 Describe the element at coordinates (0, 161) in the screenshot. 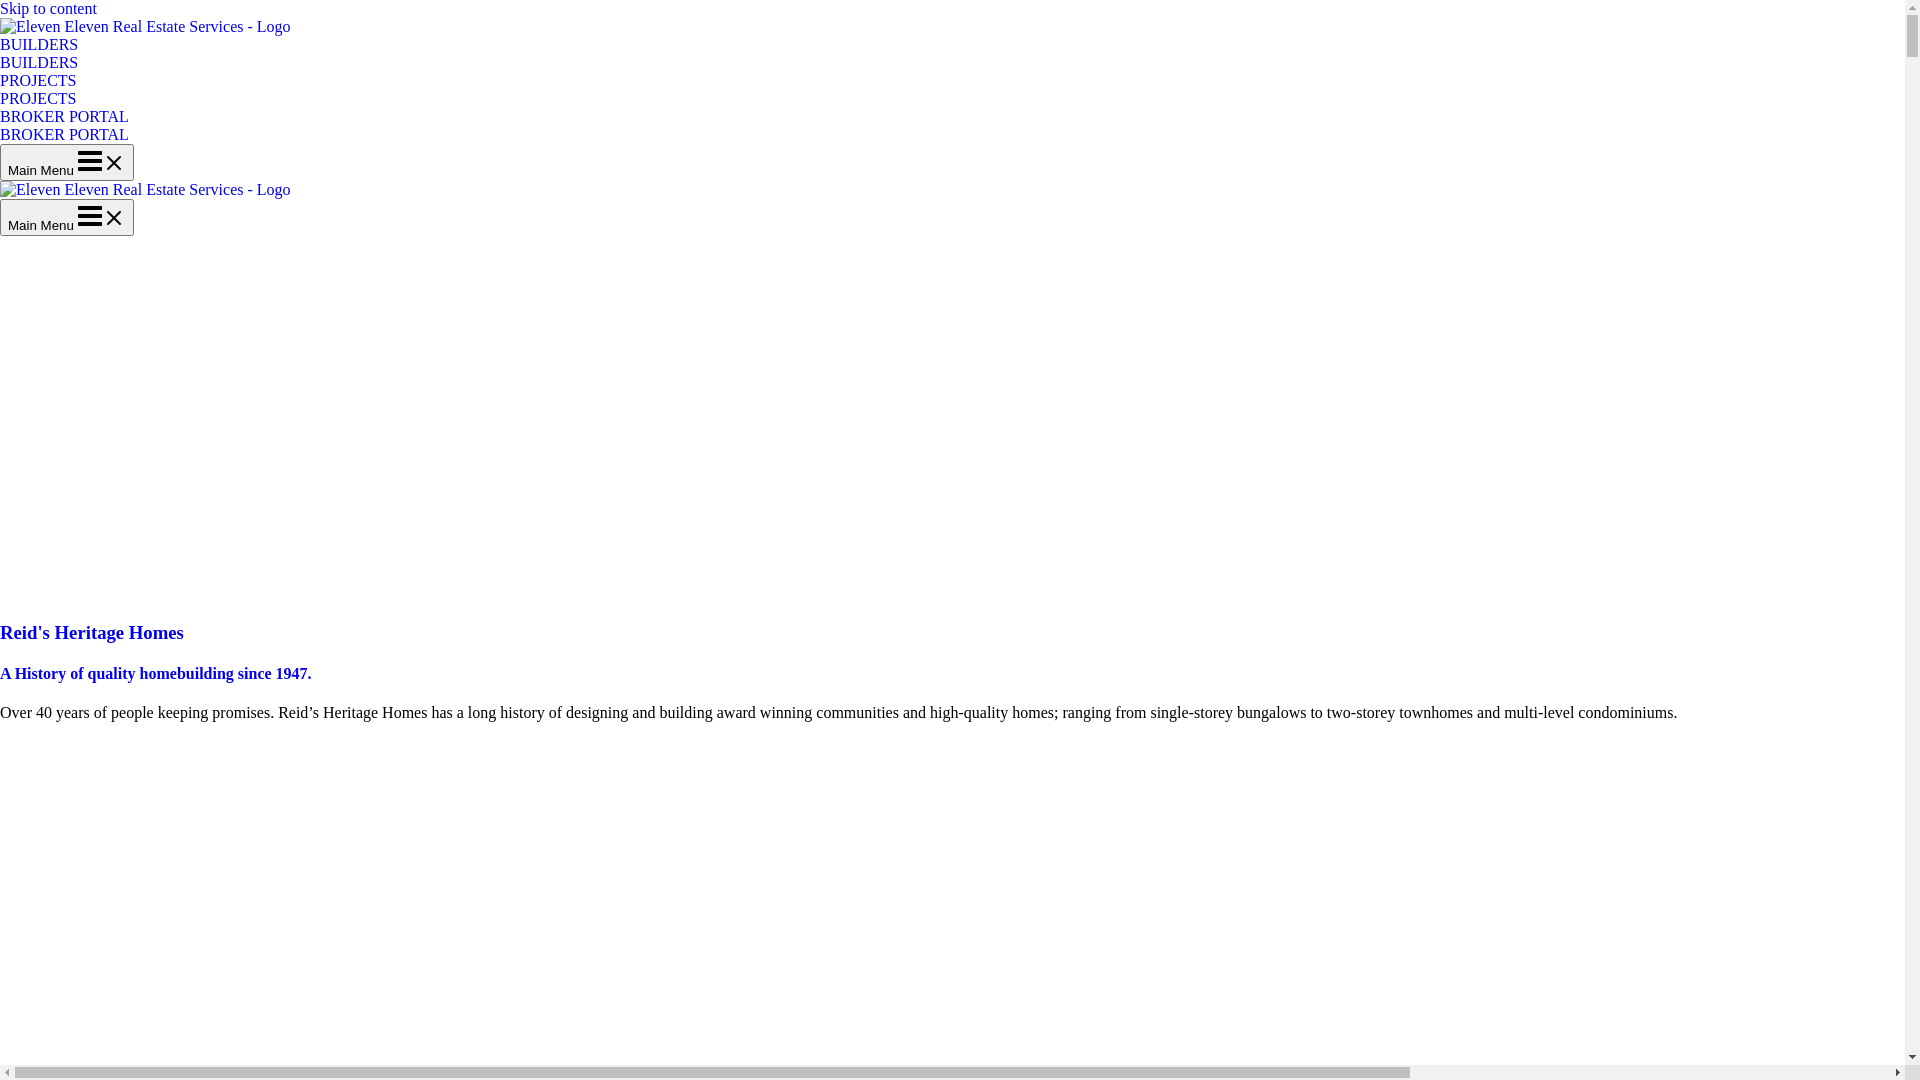

I see `'Main Menu'` at that location.